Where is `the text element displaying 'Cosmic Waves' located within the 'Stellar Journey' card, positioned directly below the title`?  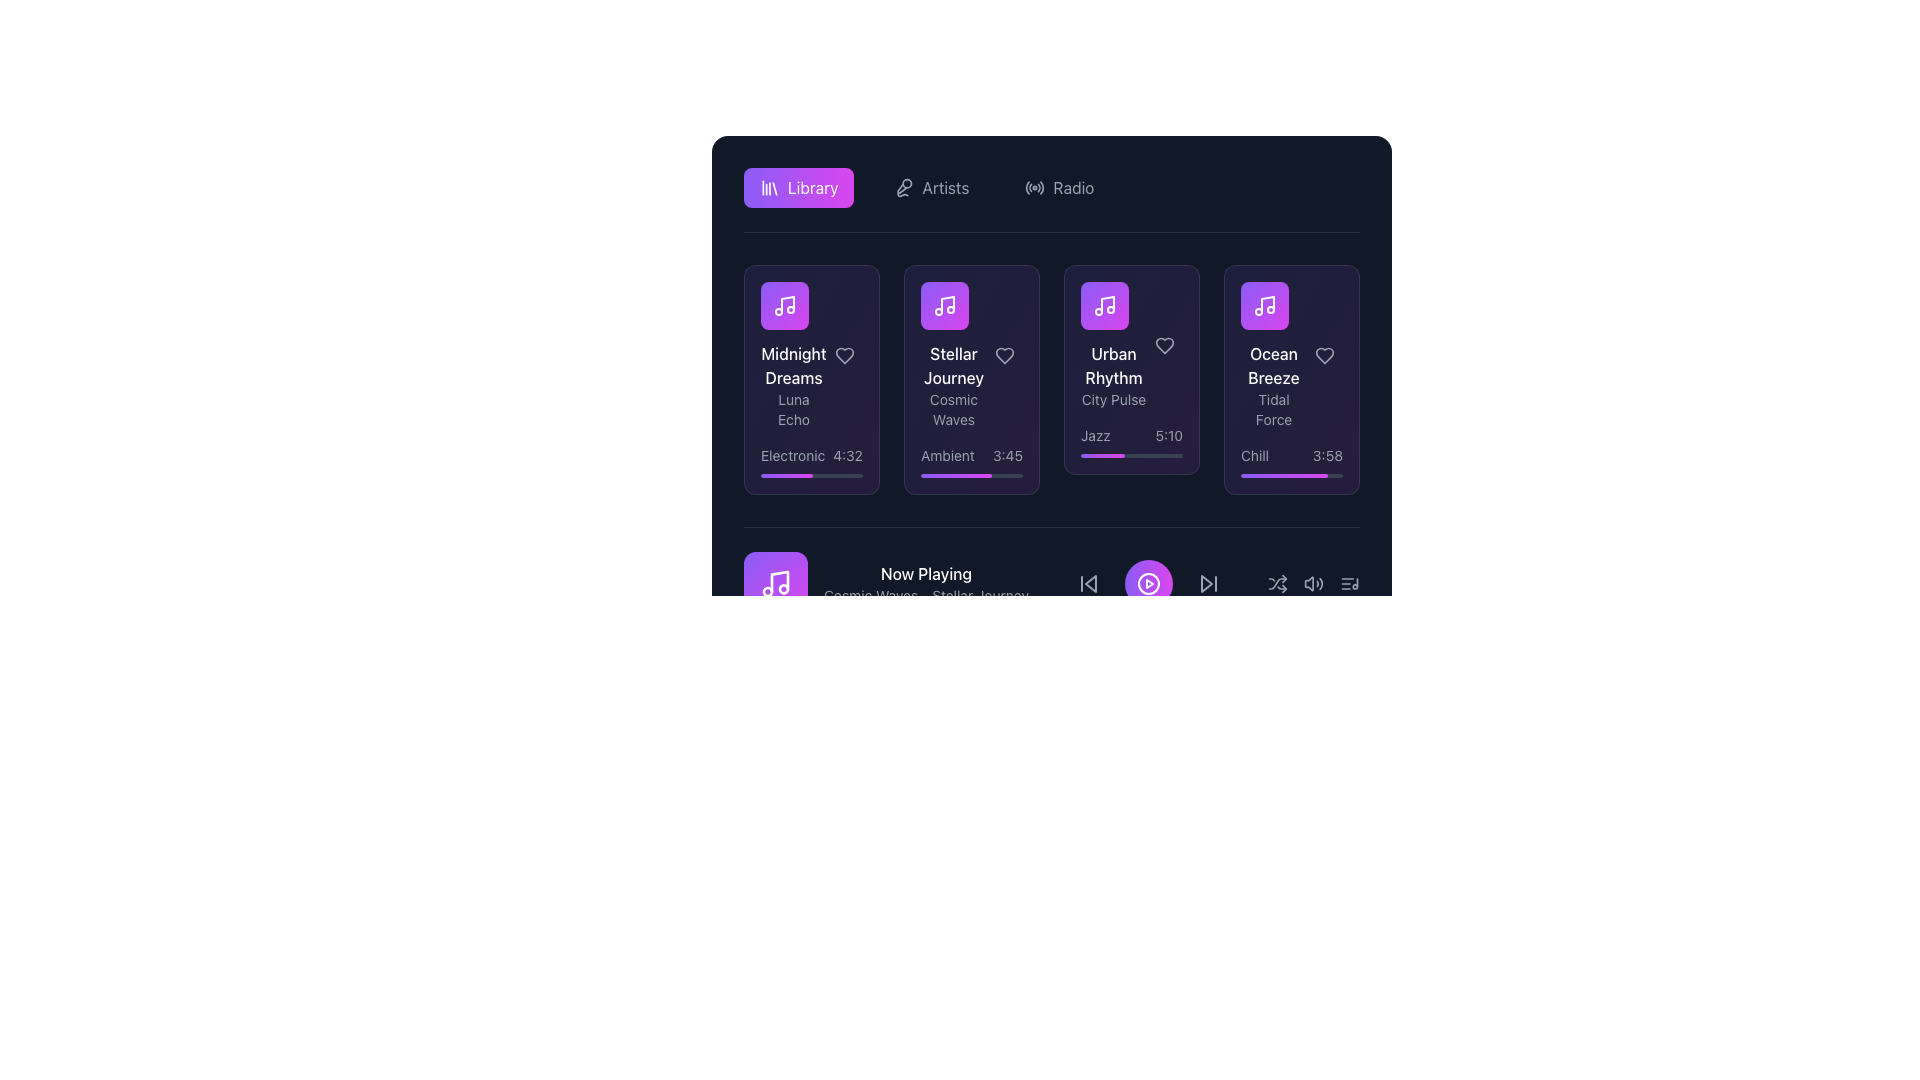
the text element displaying 'Cosmic Waves' located within the 'Stellar Journey' card, positioned directly below the title is located at coordinates (953, 408).